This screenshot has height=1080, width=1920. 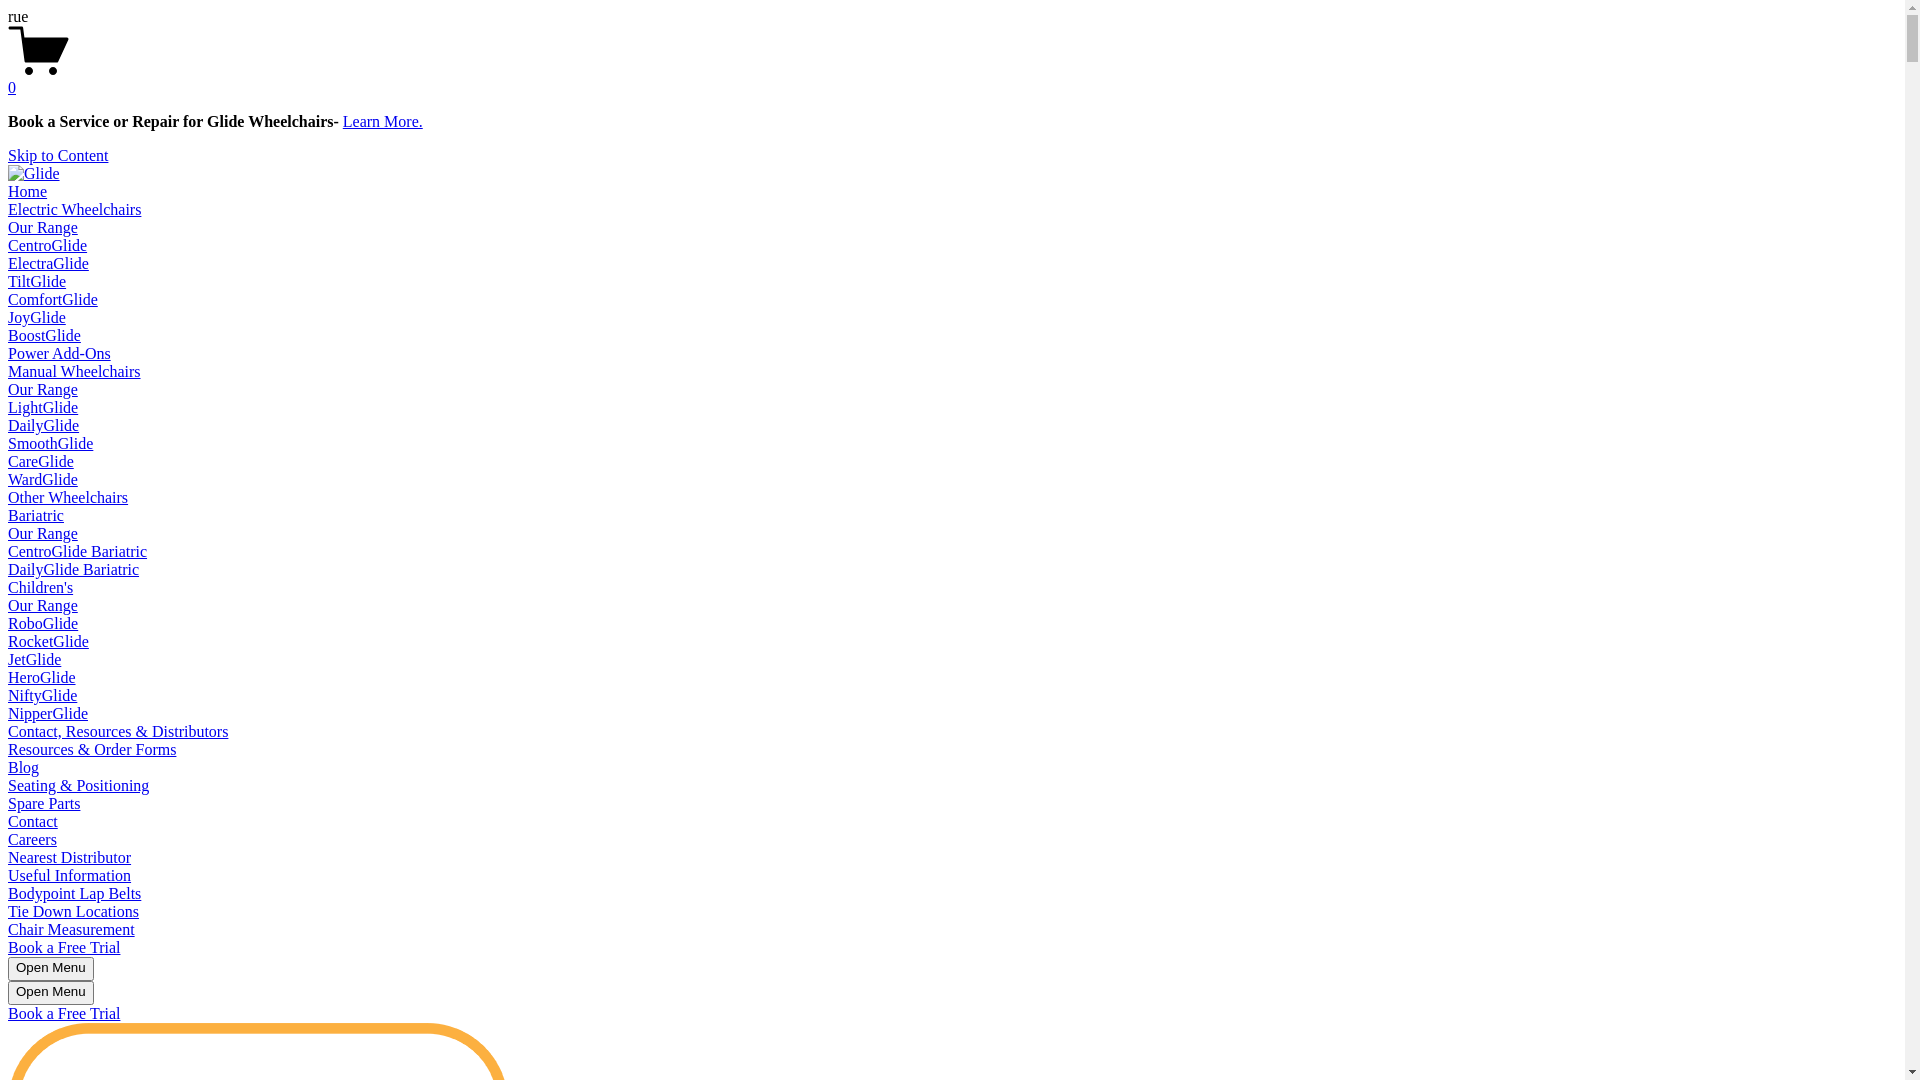 I want to click on 'DailyGlide', so click(x=43, y=424).